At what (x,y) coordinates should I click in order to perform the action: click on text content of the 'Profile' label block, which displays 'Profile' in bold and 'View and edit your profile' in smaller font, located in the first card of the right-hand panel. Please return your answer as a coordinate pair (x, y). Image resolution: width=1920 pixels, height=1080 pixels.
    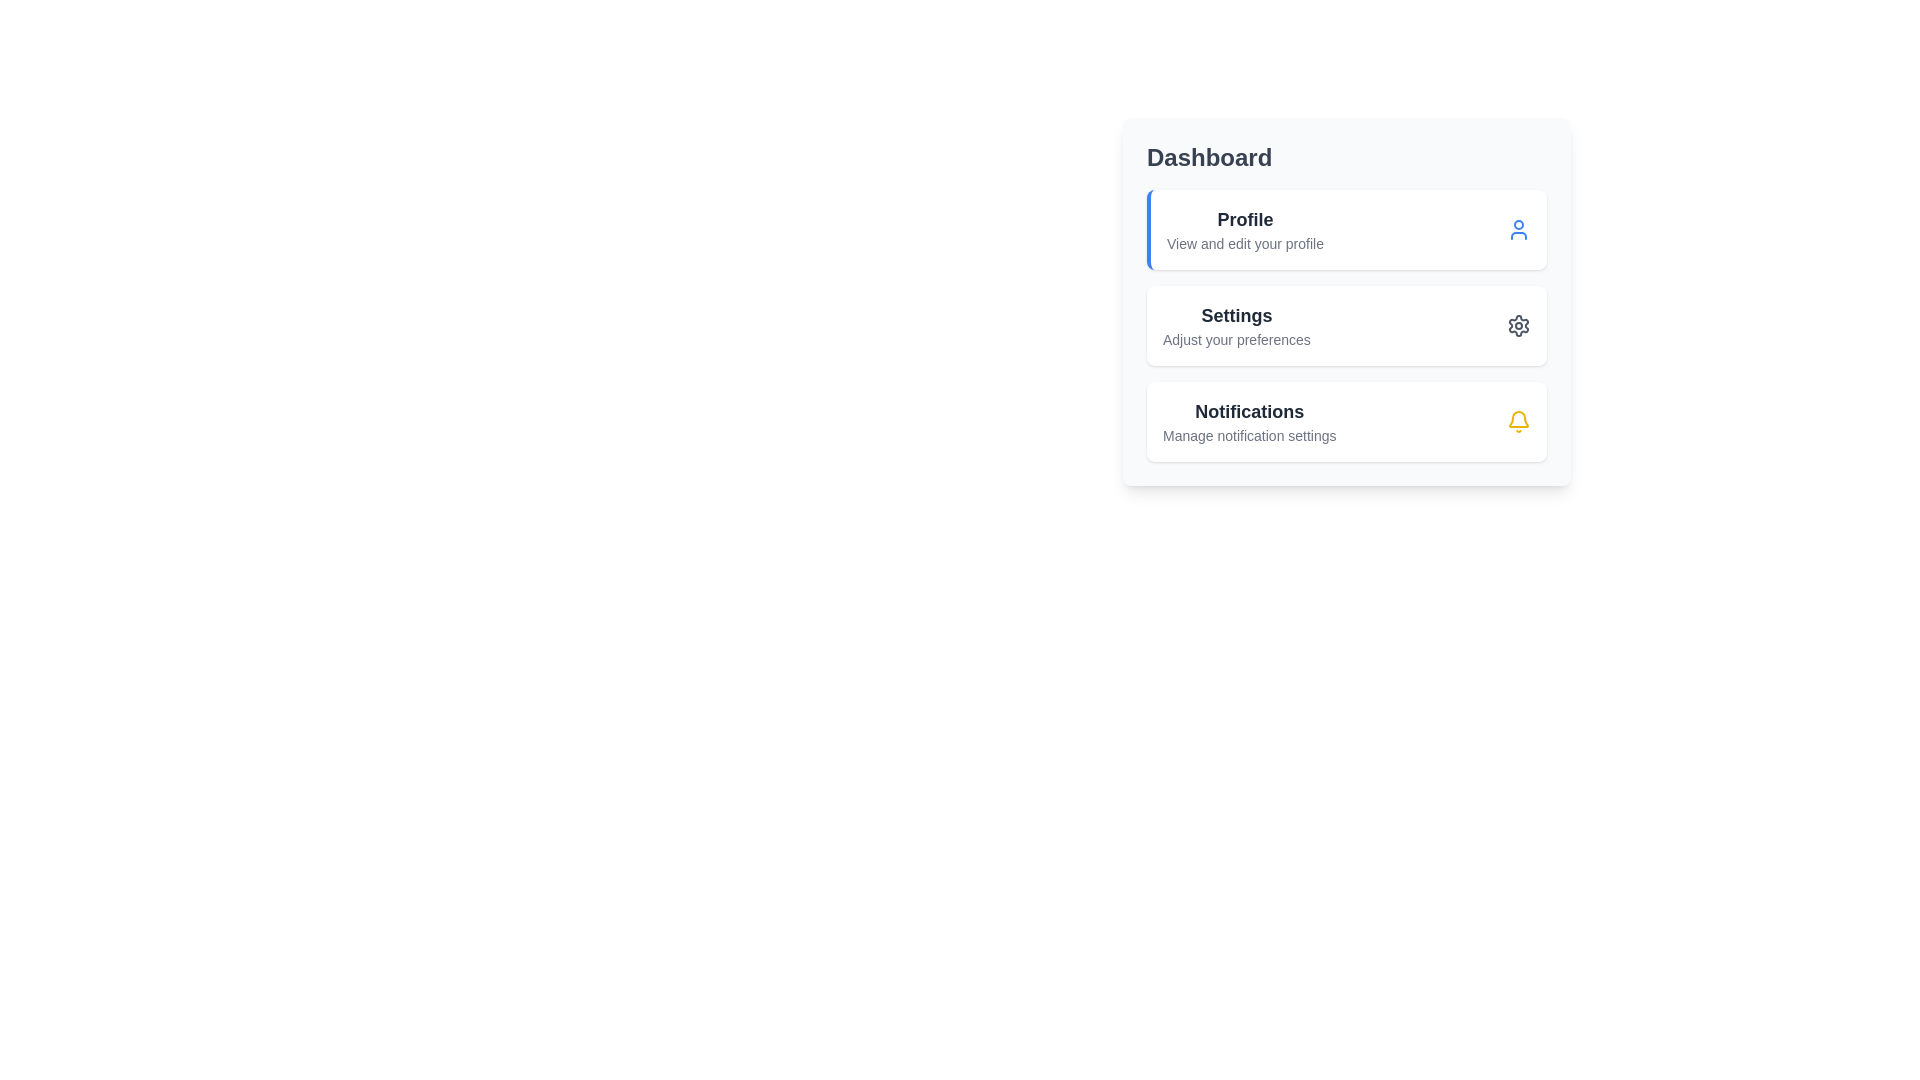
    Looking at the image, I should click on (1244, 229).